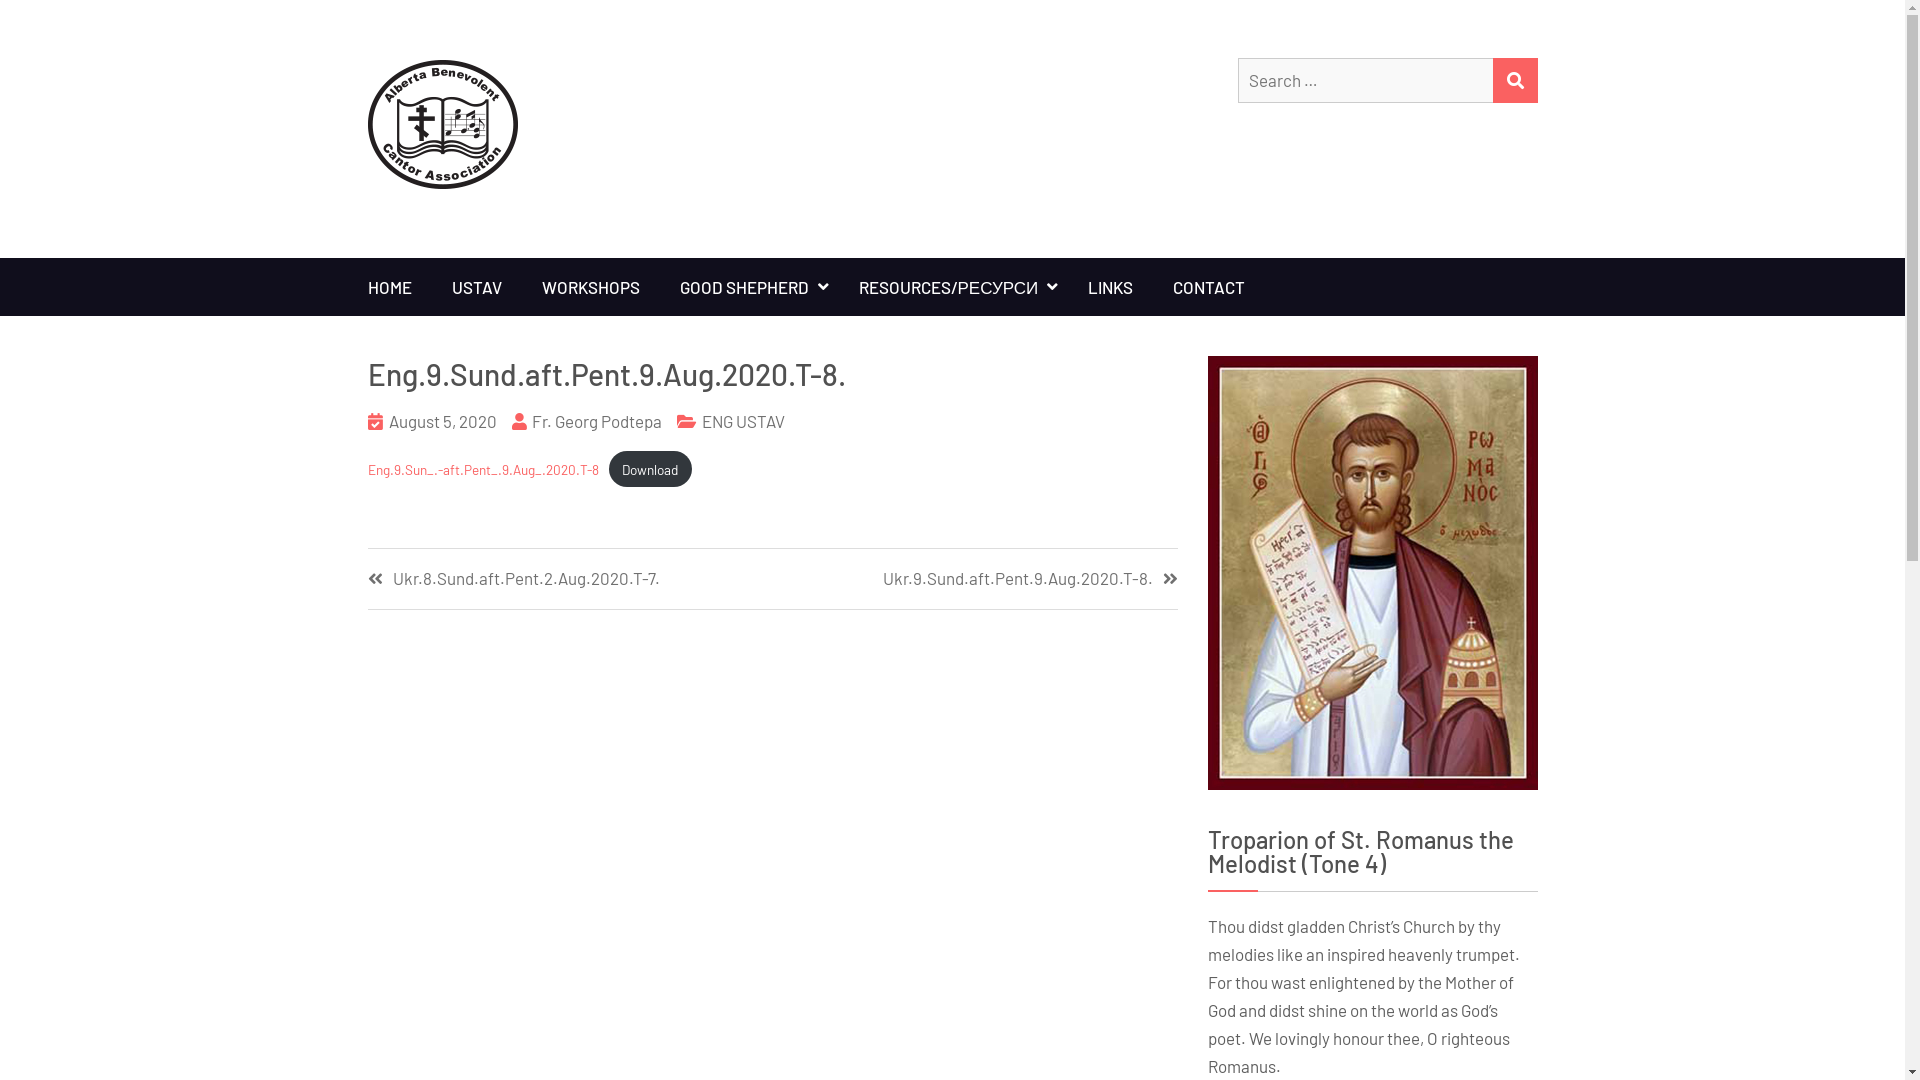 This screenshot has height=1080, width=1920. Describe the element at coordinates (595, 419) in the screenshot. I see `'Fr. Georg Podtepa'` at that location.